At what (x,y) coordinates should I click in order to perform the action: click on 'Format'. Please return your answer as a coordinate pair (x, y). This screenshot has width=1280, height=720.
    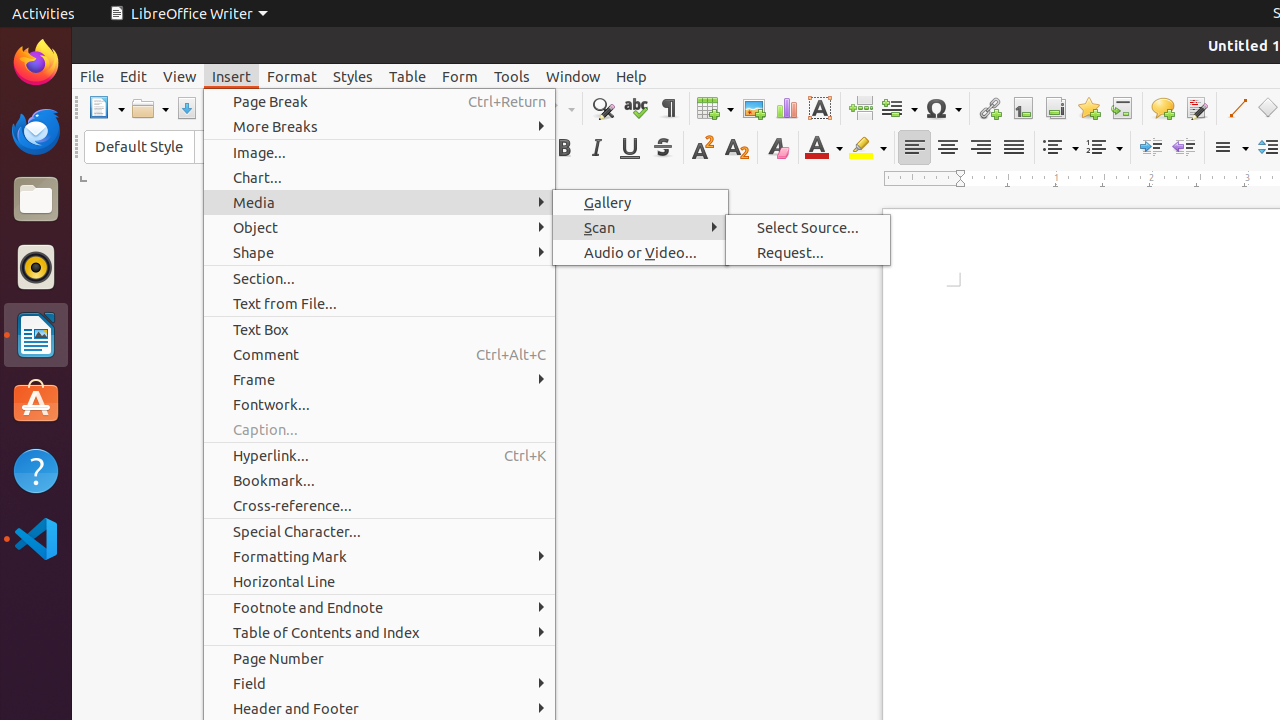
    Looking at the image, I should click on (290, 75).